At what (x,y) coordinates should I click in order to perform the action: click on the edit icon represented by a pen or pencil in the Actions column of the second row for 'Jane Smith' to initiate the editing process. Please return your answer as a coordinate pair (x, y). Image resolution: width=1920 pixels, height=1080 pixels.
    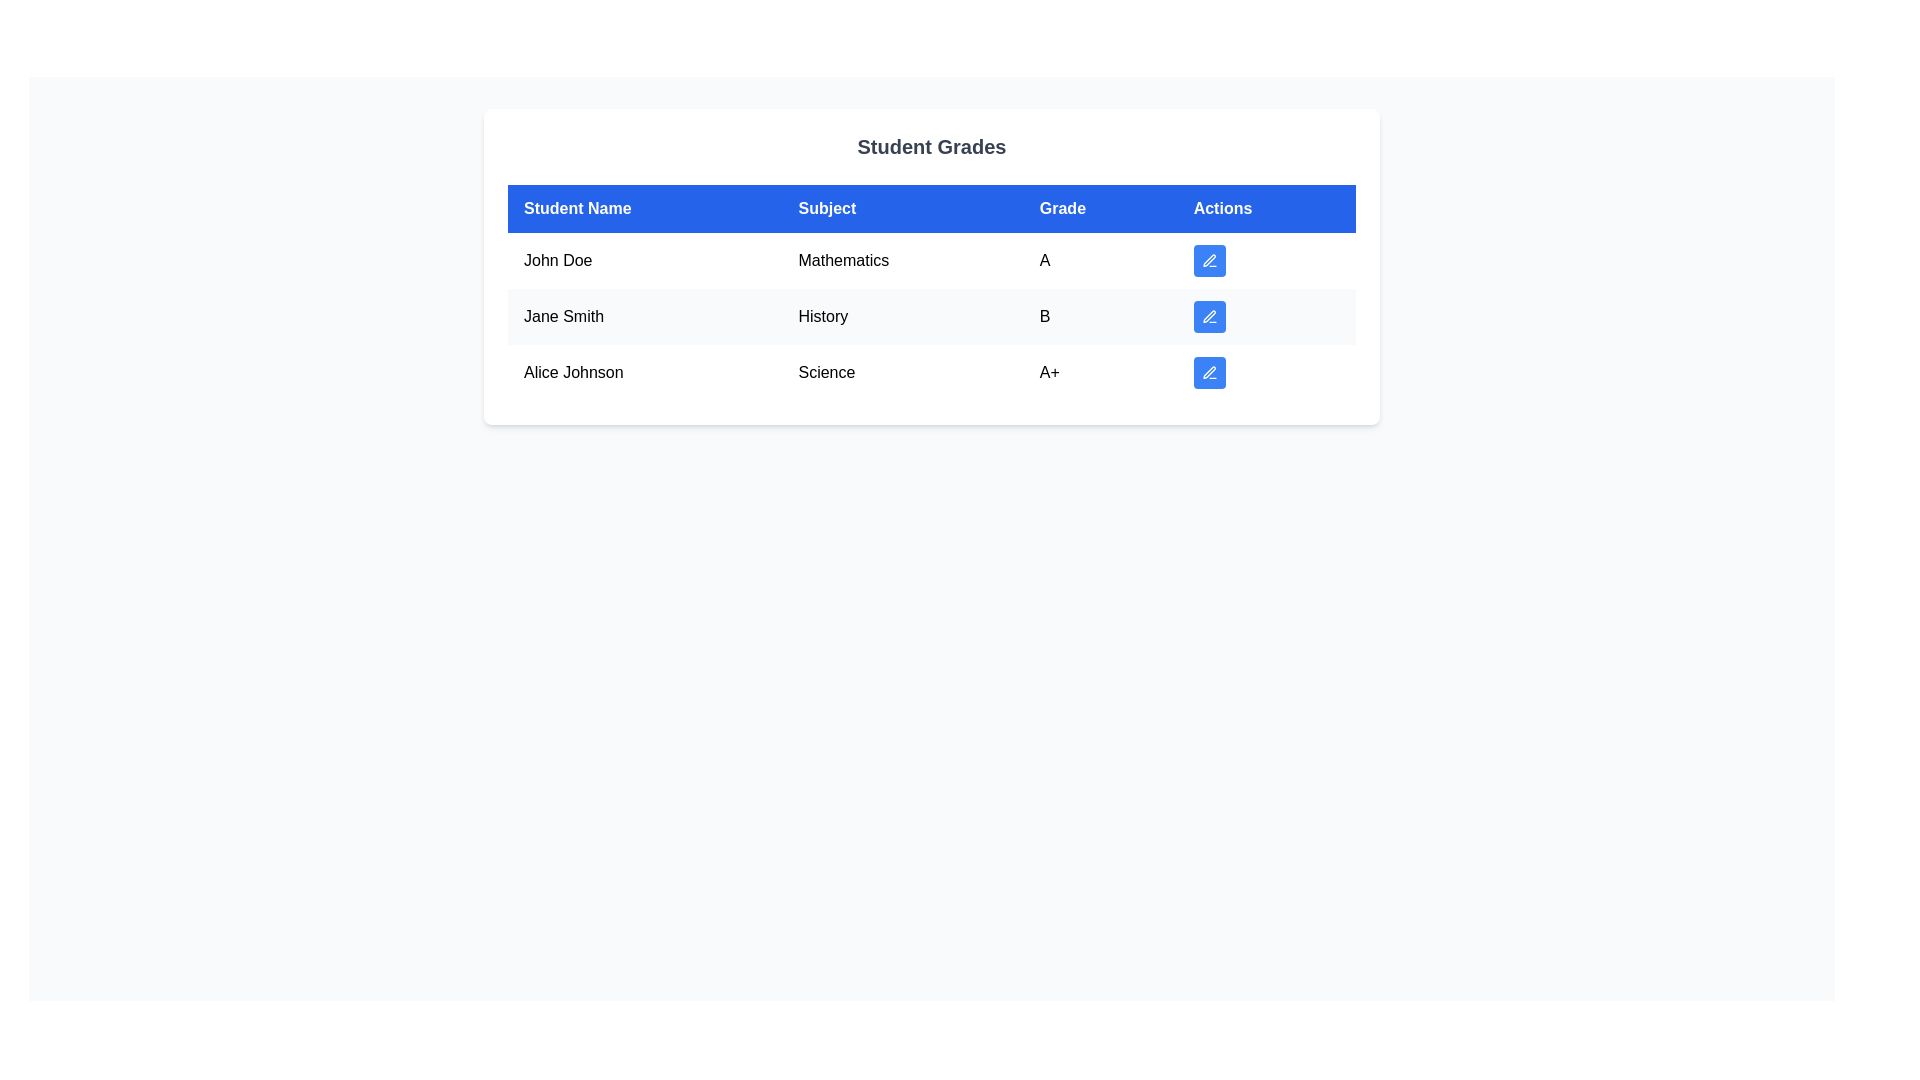
    Looking at the image, I should click on (1208, 315).